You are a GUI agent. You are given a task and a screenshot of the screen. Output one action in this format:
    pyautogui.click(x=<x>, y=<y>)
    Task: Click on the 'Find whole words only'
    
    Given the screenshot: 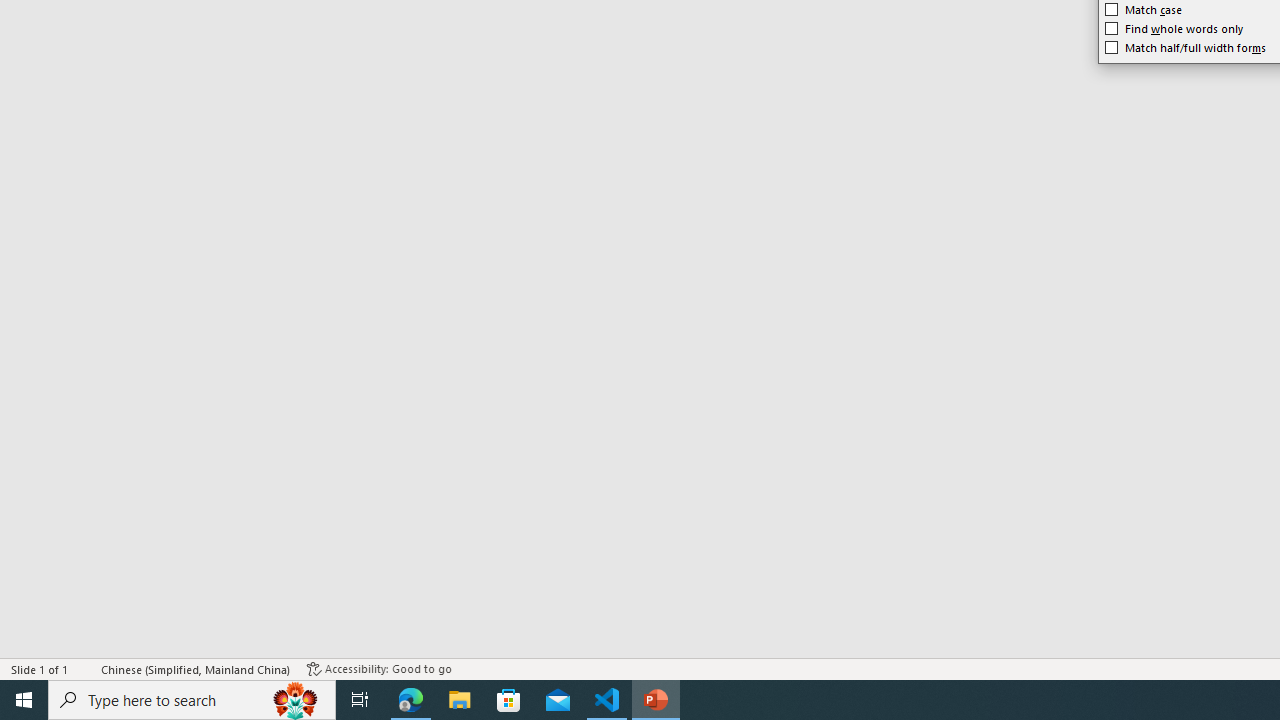 What is the action you would take?
    pyautogui.click(x=1175, y=28)
    